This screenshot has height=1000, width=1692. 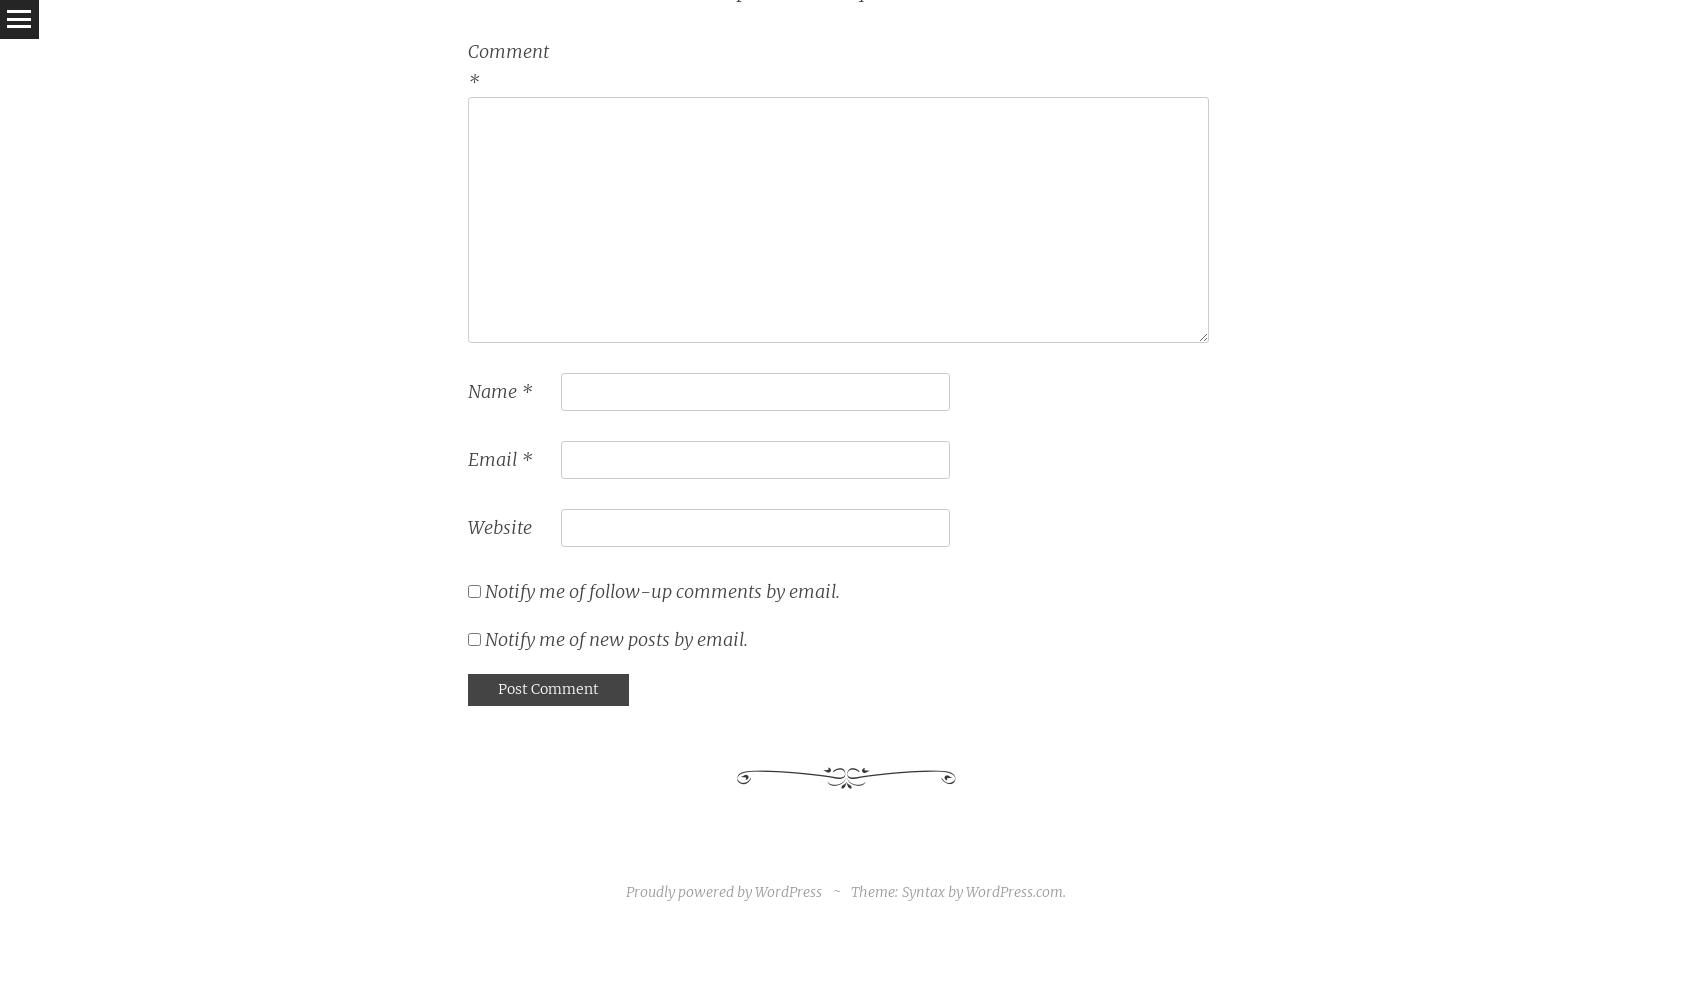 I want to click on 'Website', so click(x=498, y=527).